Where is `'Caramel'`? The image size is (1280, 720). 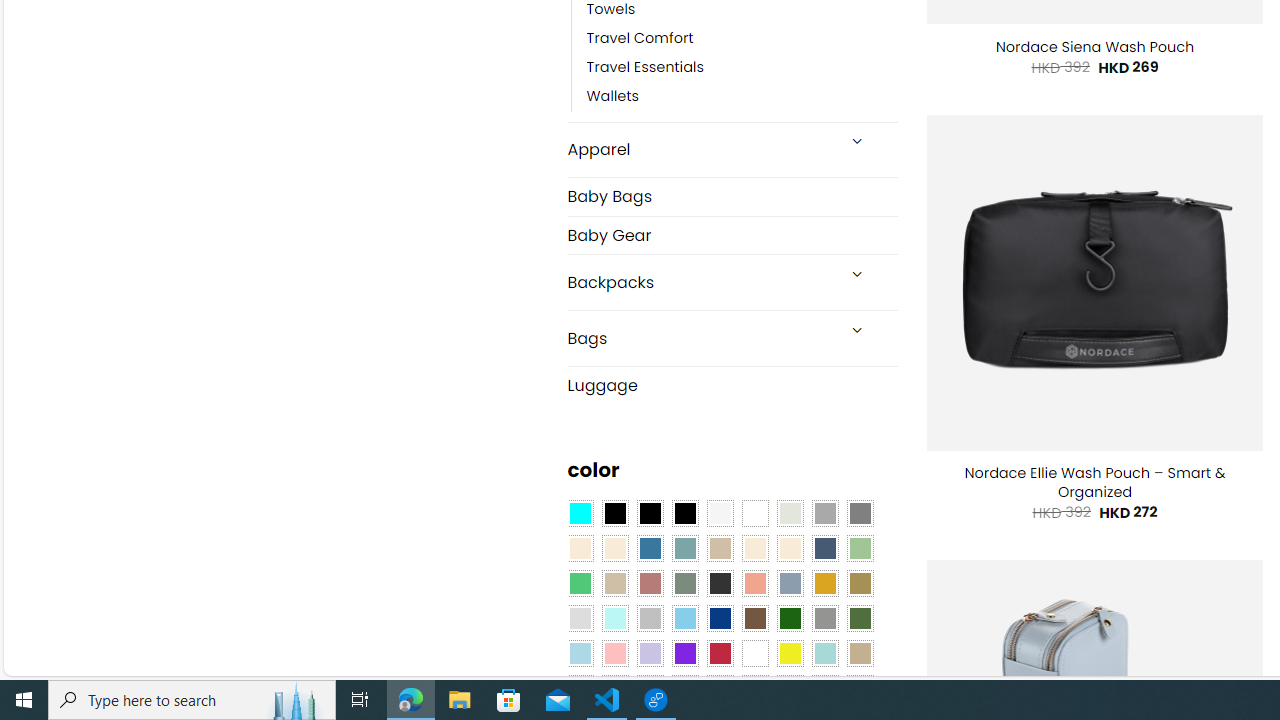
'Caramel' is located at coordinates (754, 549).